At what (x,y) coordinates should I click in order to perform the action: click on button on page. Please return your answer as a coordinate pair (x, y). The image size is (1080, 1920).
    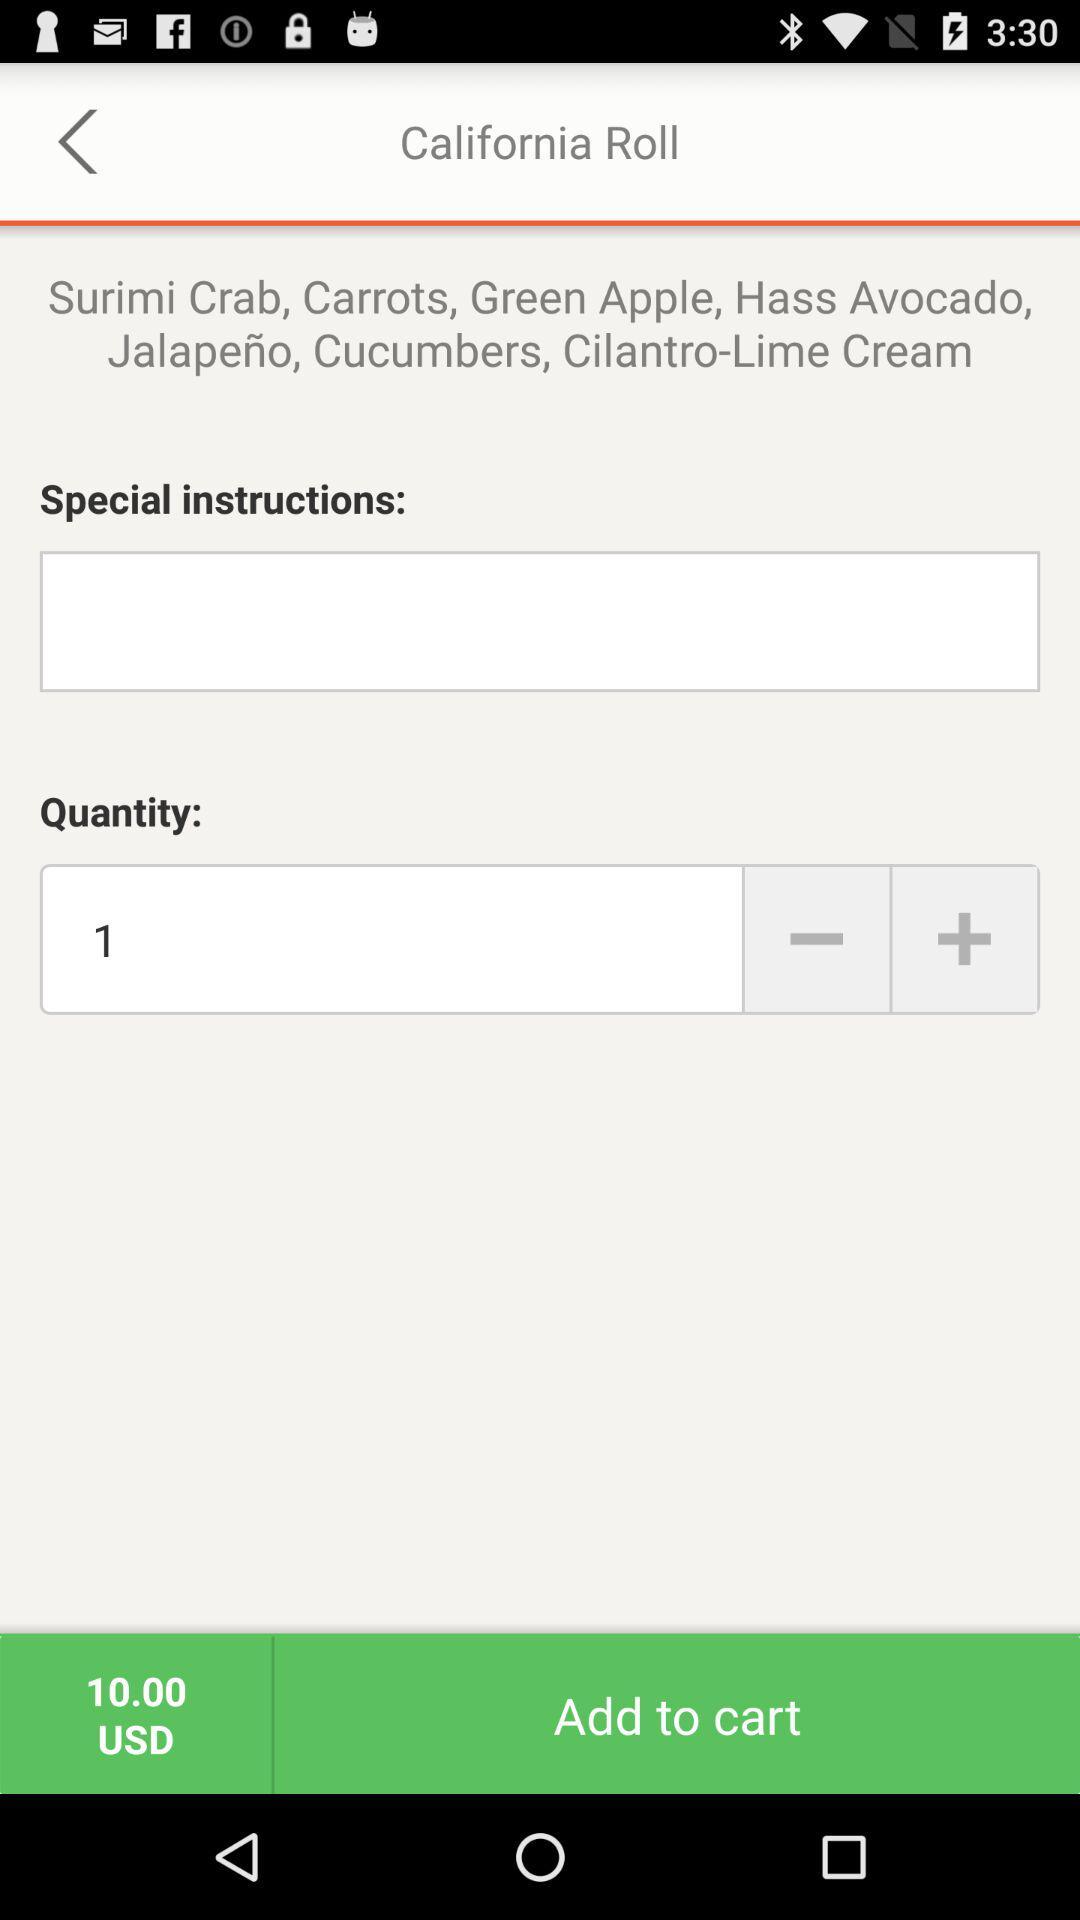
    Looking at the image, I should click on (817, 938).